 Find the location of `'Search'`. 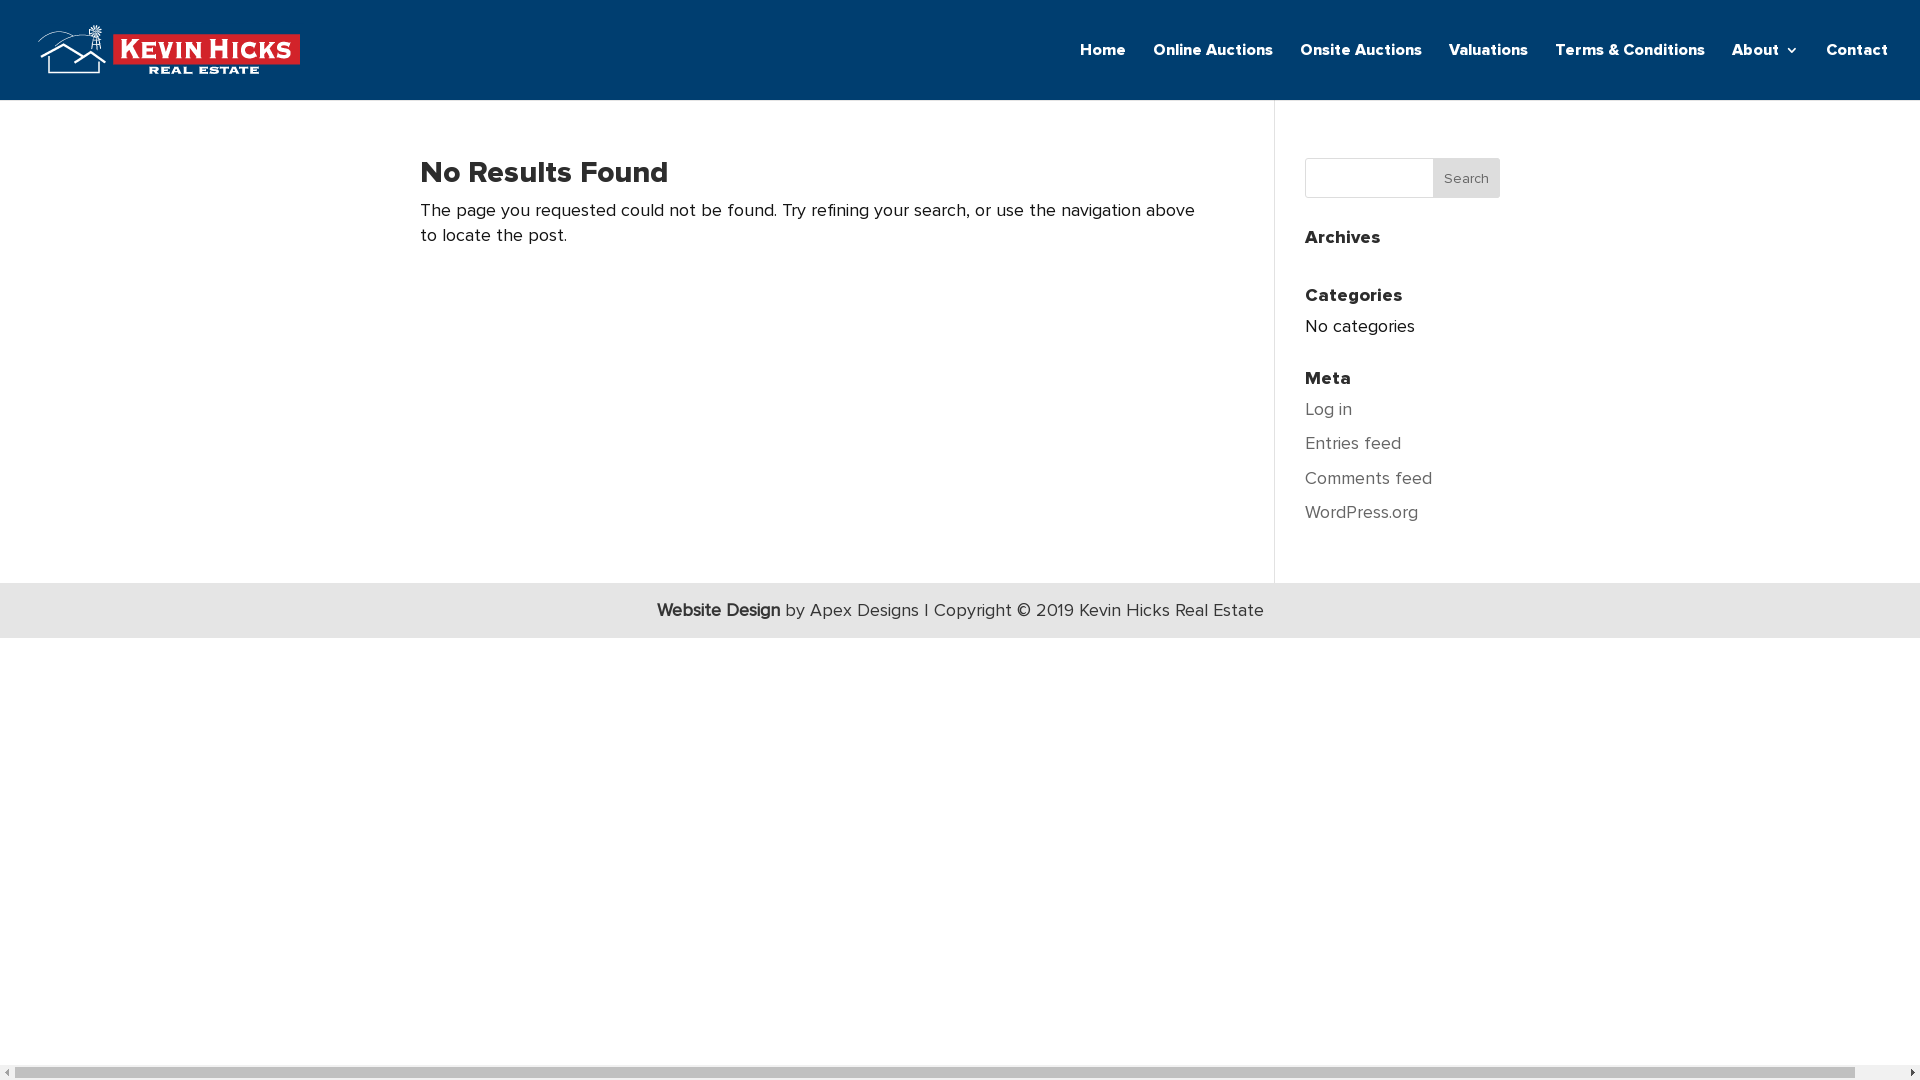

'Search' is located at coordinates (1466, 176).